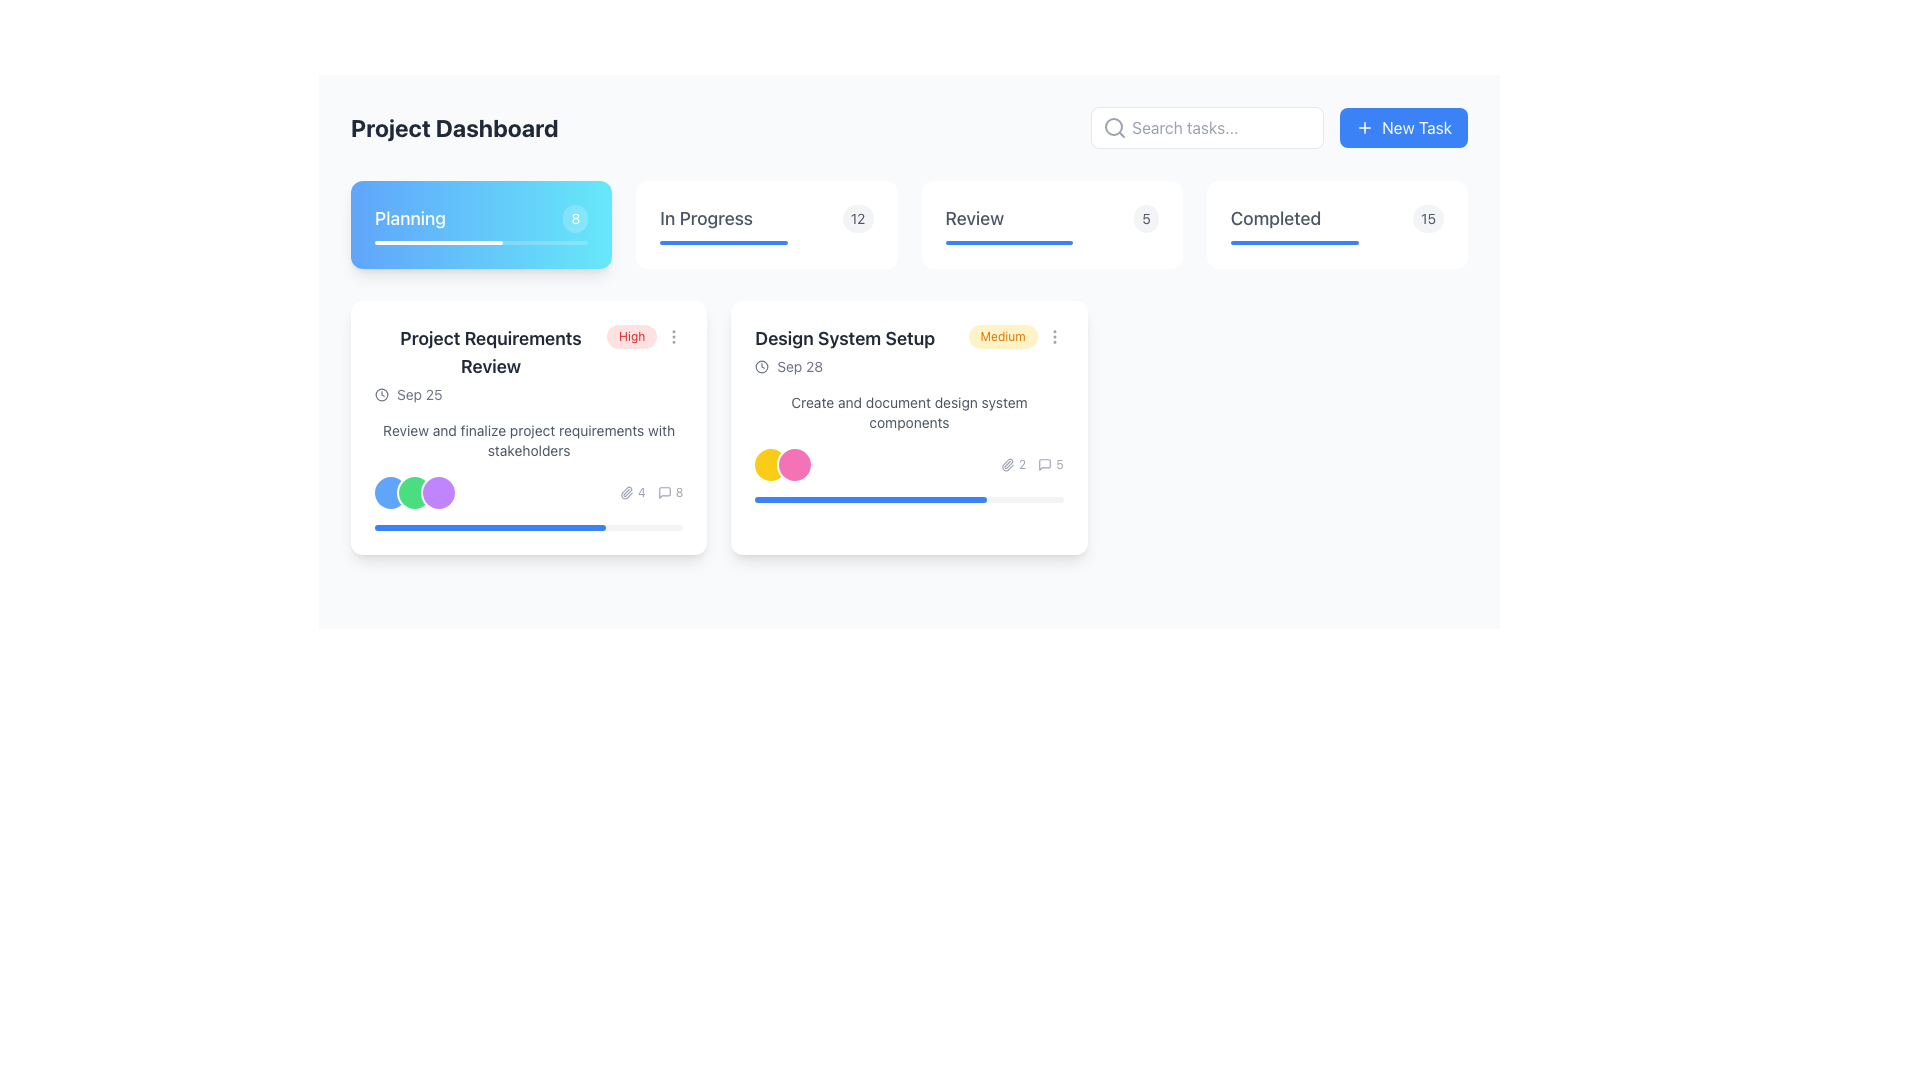  I want to click on displayed text 'Sep 25' which is styled in a small font and gray color, located in the top-left area of the first task card titled 'Project Requirements Review', so click(418, 394).